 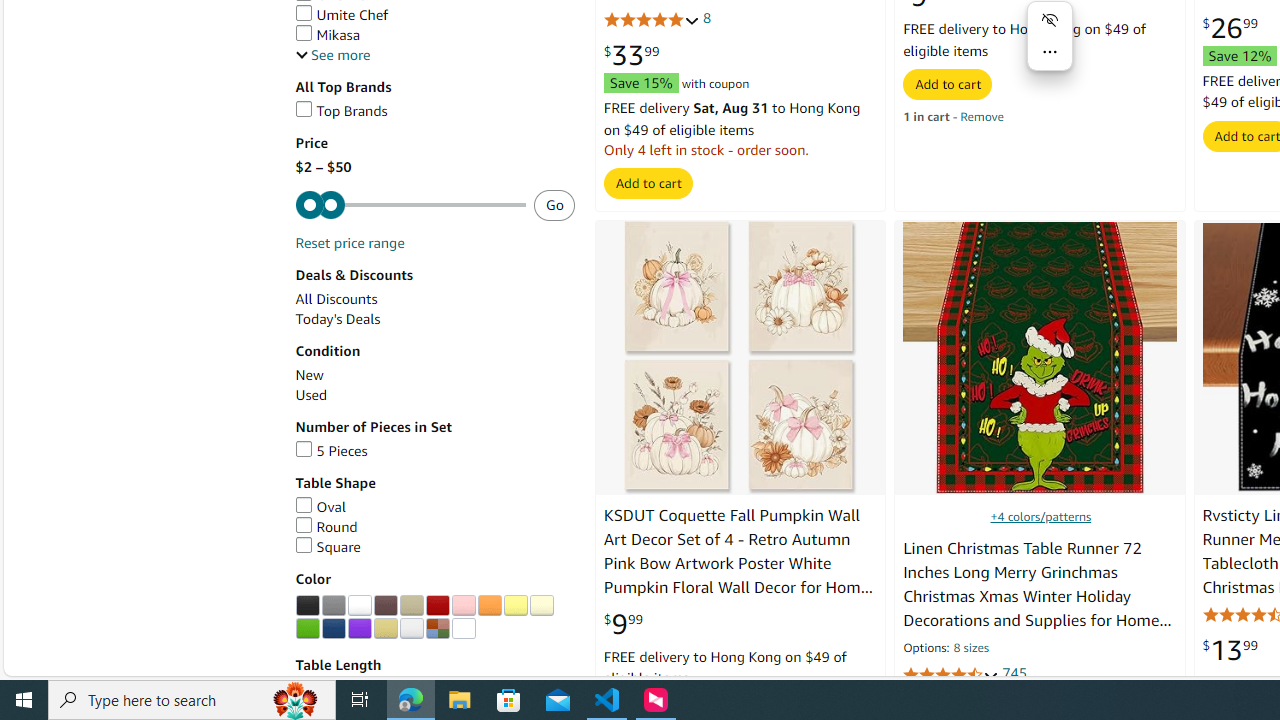 I want to click on 'Hide menu', so click(x=1049, y=20).